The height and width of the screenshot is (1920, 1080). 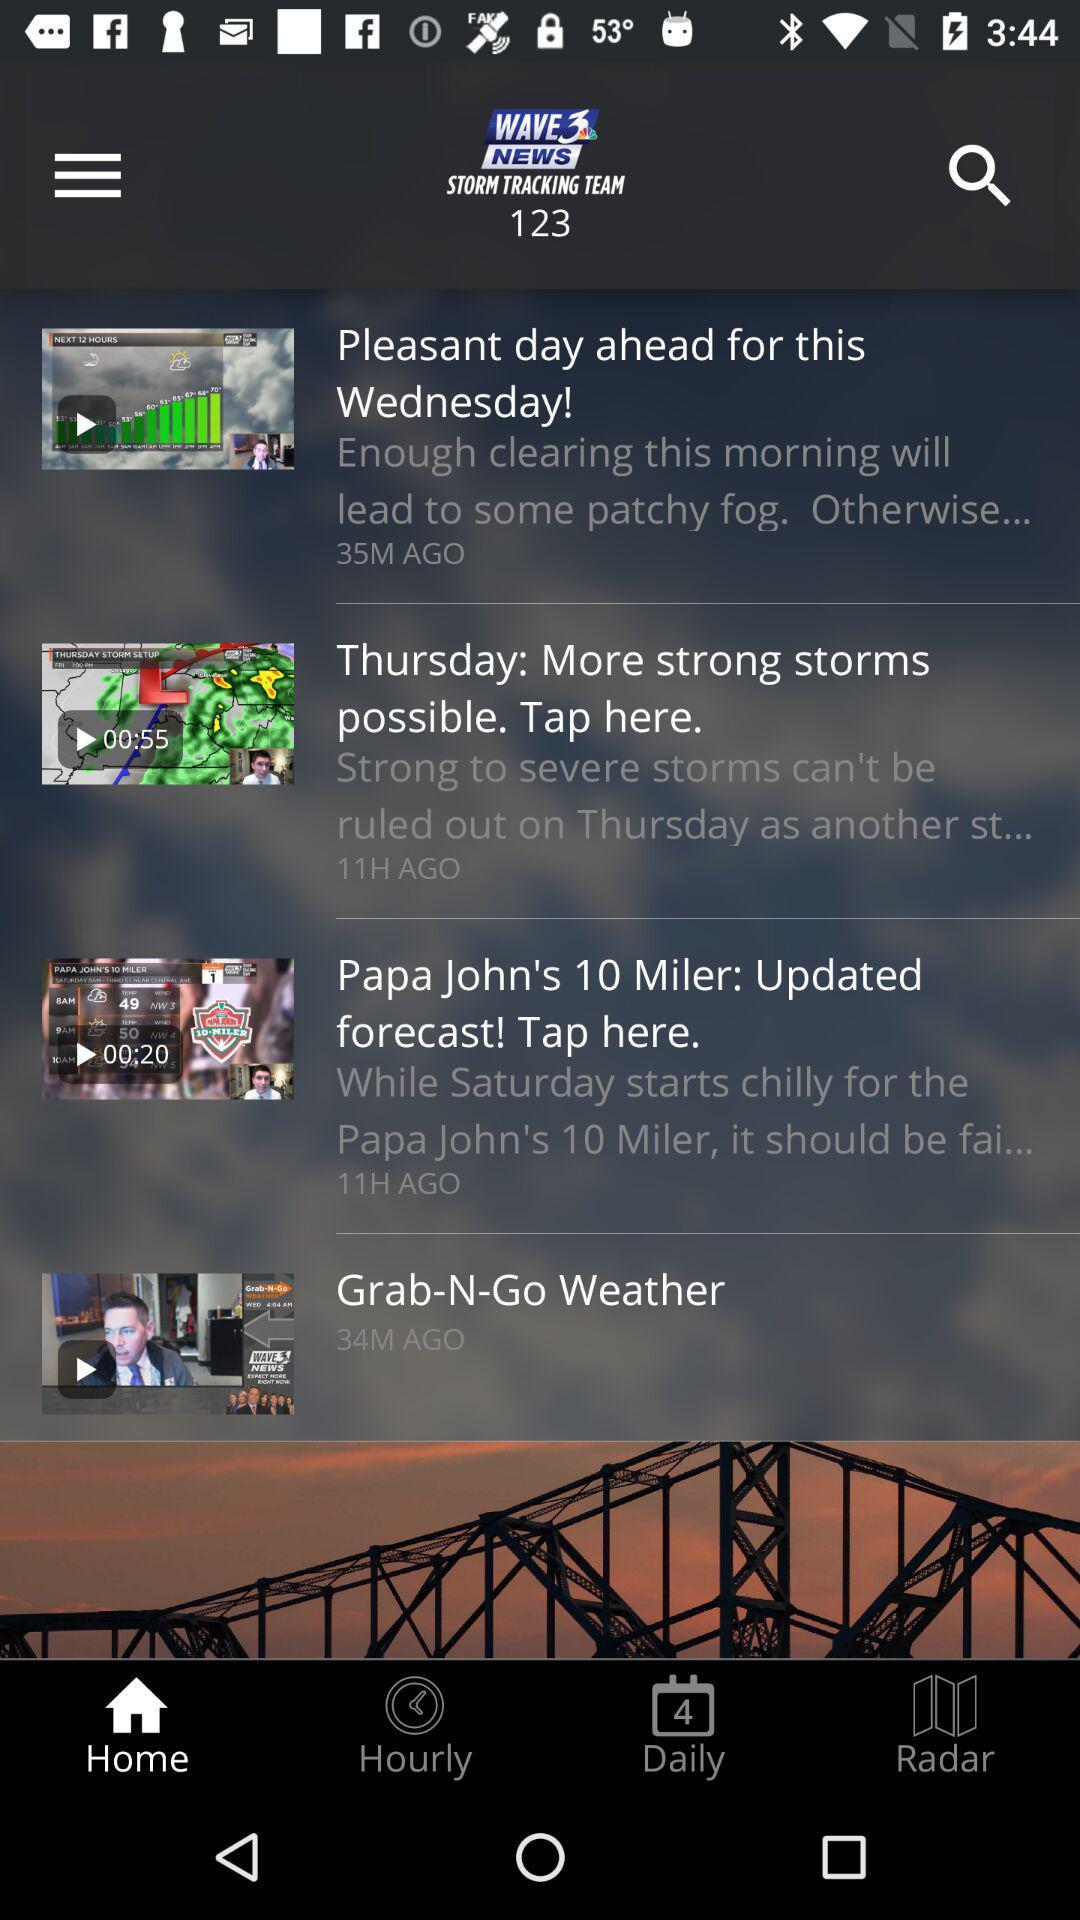 I want to click on icon to the left of daily radio button, so click(x=413, y=1726).